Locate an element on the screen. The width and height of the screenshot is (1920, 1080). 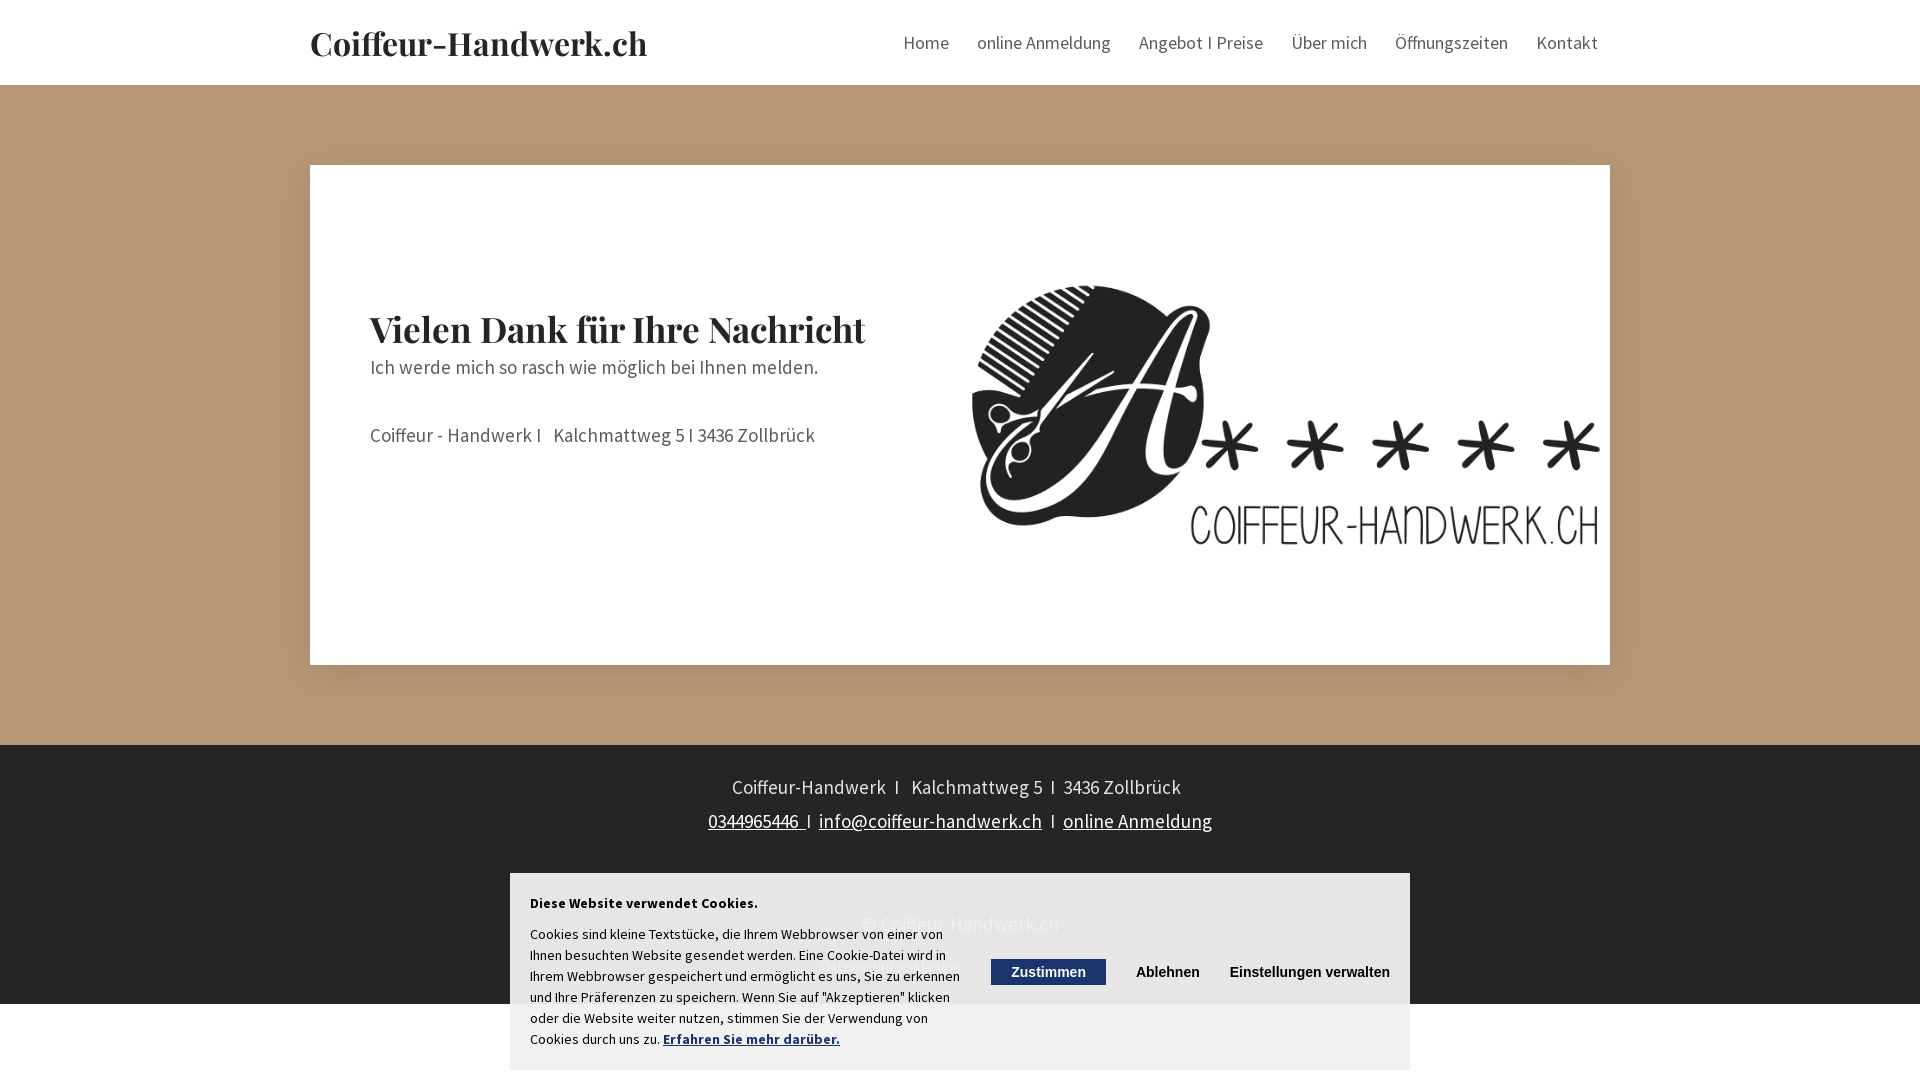
'Ablehnen' is located at coordinates (1167, 970).